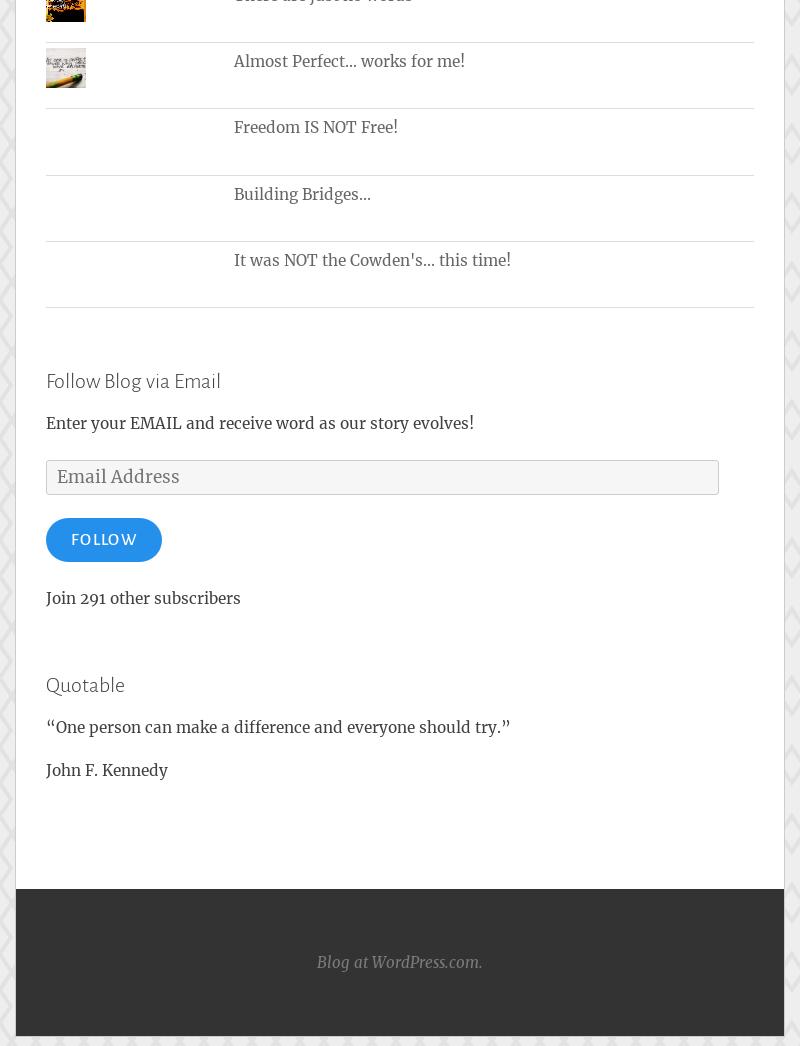 This screenshot has height=1046, width=800. I want to click on 'Almost Perfect... works for me!', so click(349, 61).